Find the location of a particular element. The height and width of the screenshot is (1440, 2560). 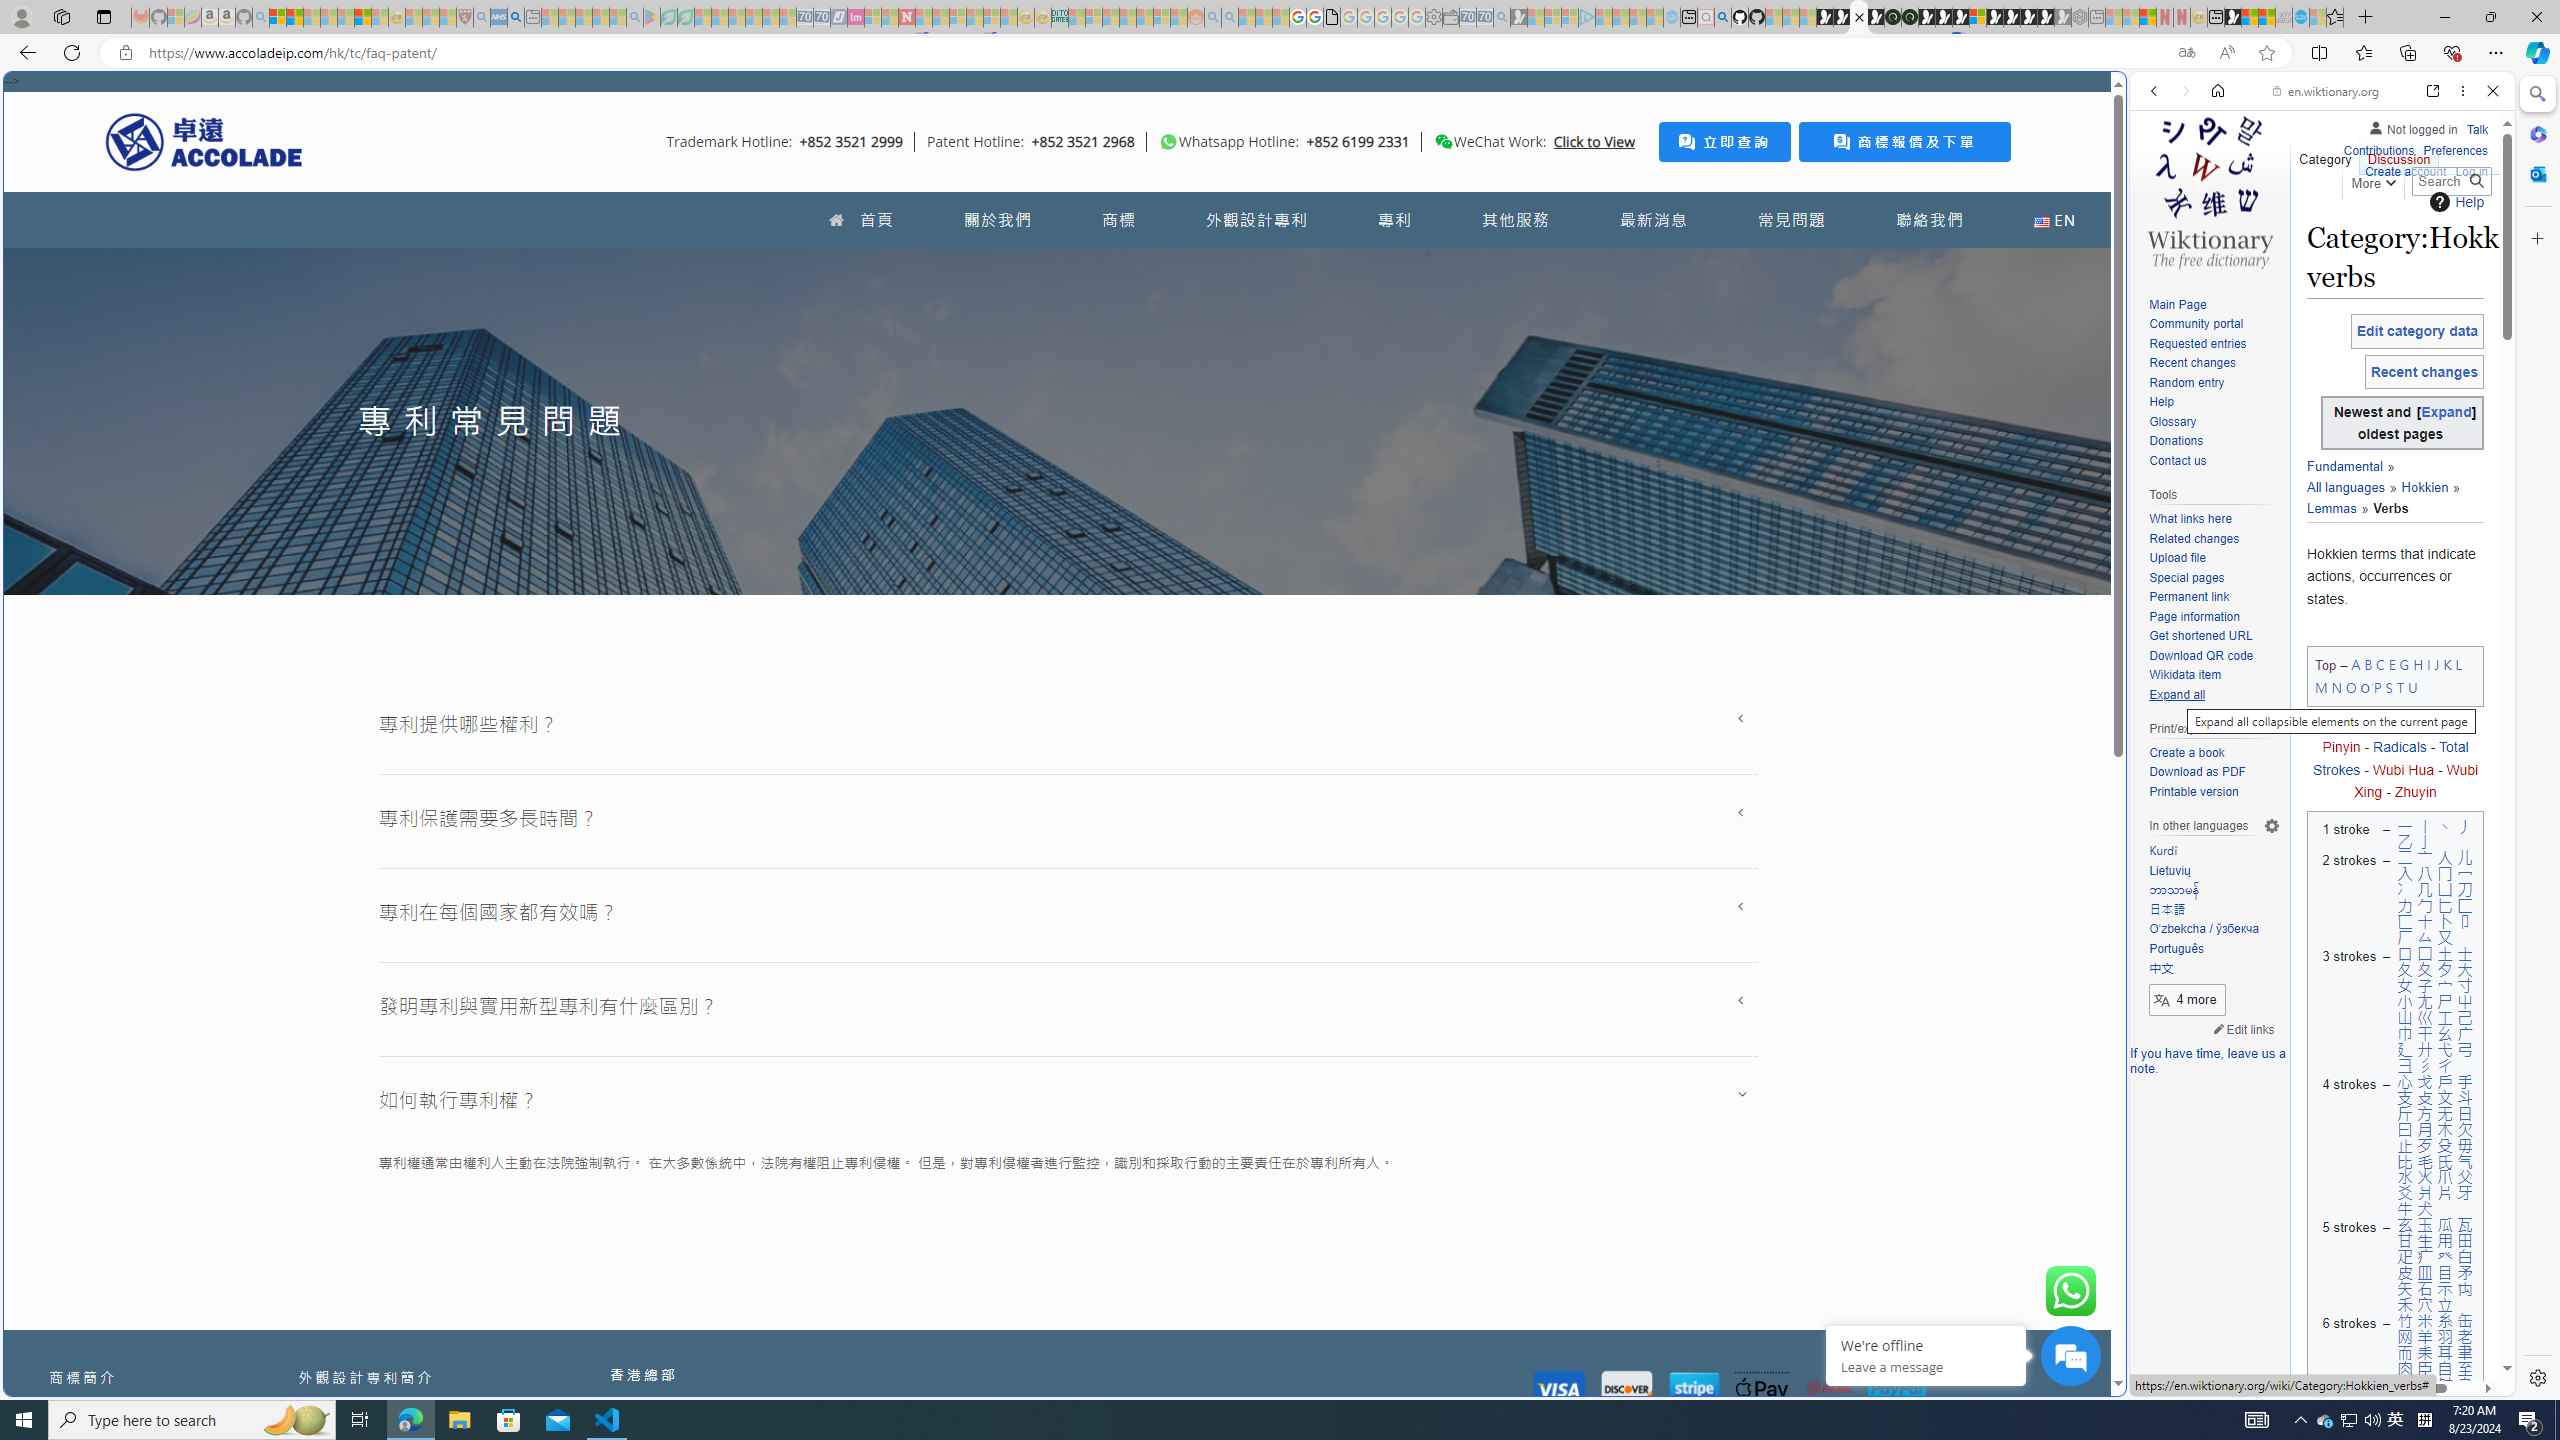

'Contributions' is located at coordinates (2377, 148).